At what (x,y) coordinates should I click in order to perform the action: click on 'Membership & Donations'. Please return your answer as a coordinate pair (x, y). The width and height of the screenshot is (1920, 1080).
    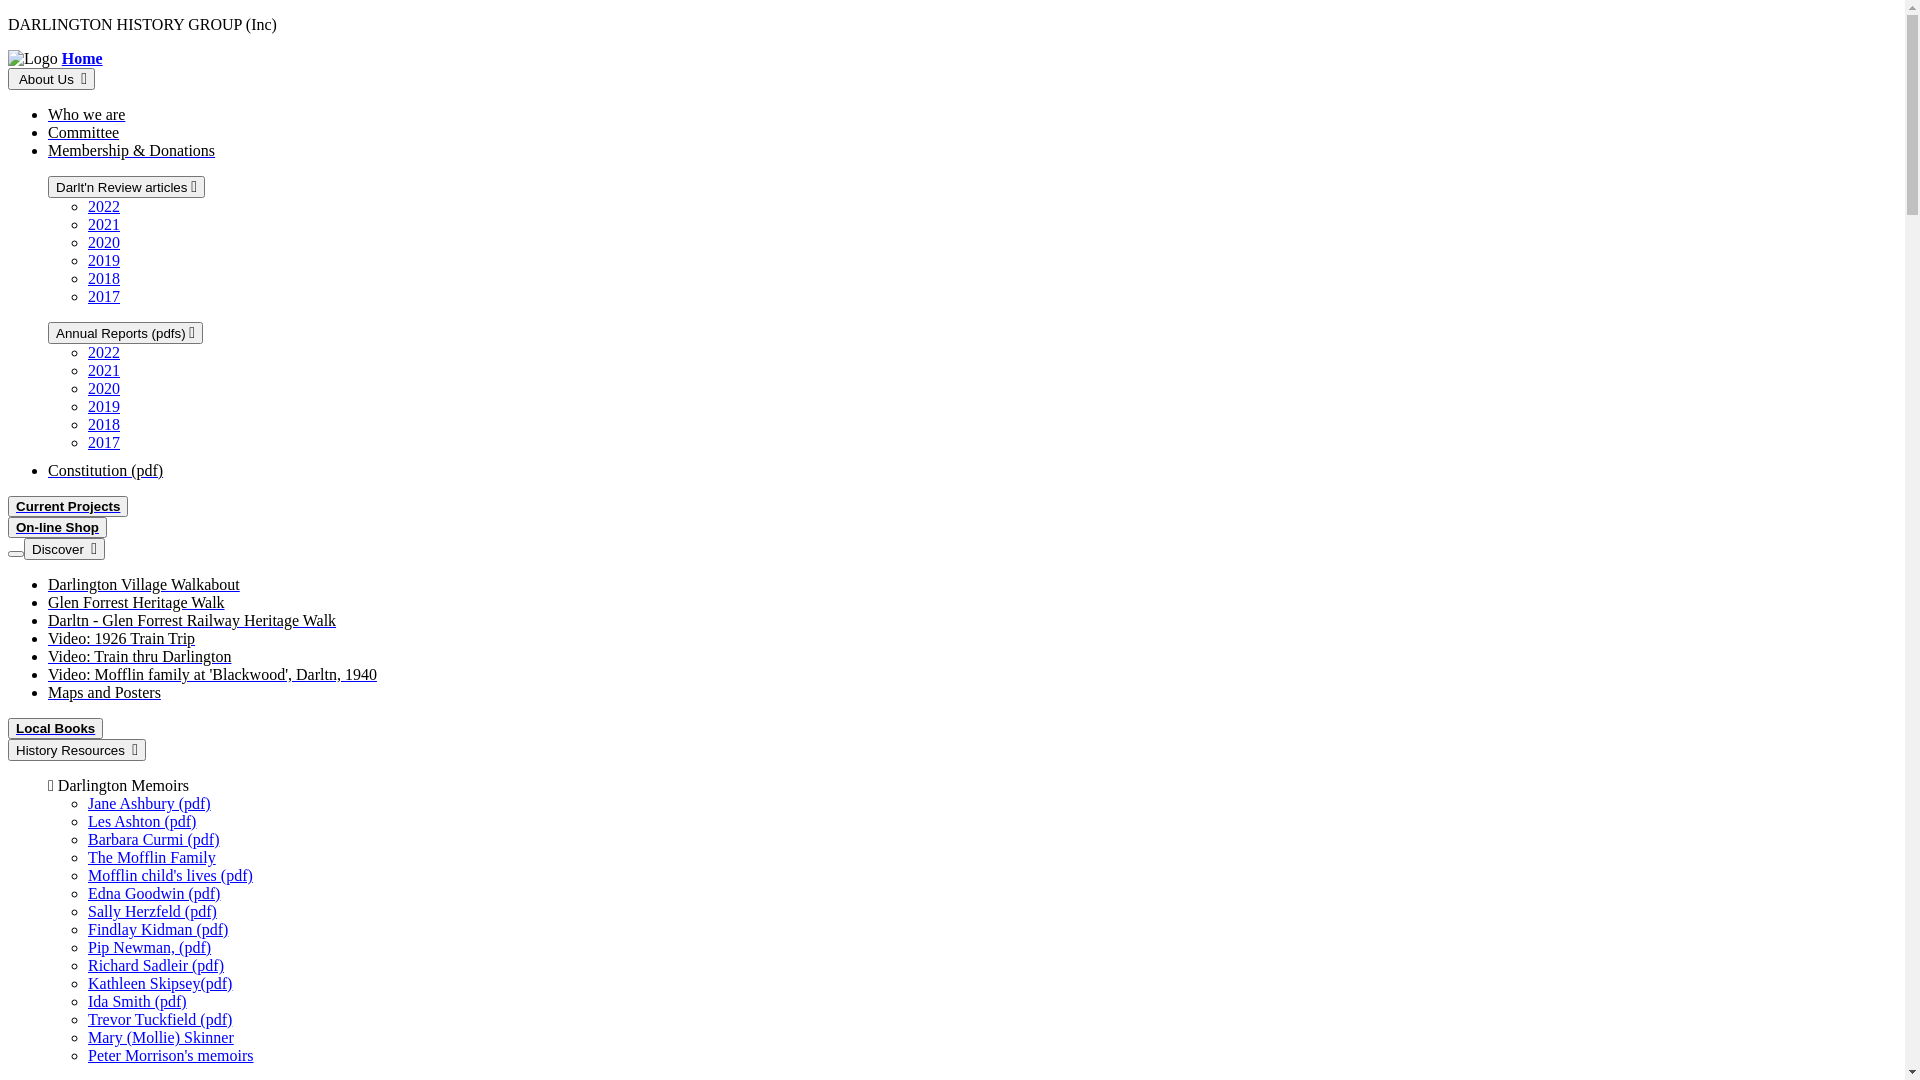
    Looking at the image, I should click on (130, 149).